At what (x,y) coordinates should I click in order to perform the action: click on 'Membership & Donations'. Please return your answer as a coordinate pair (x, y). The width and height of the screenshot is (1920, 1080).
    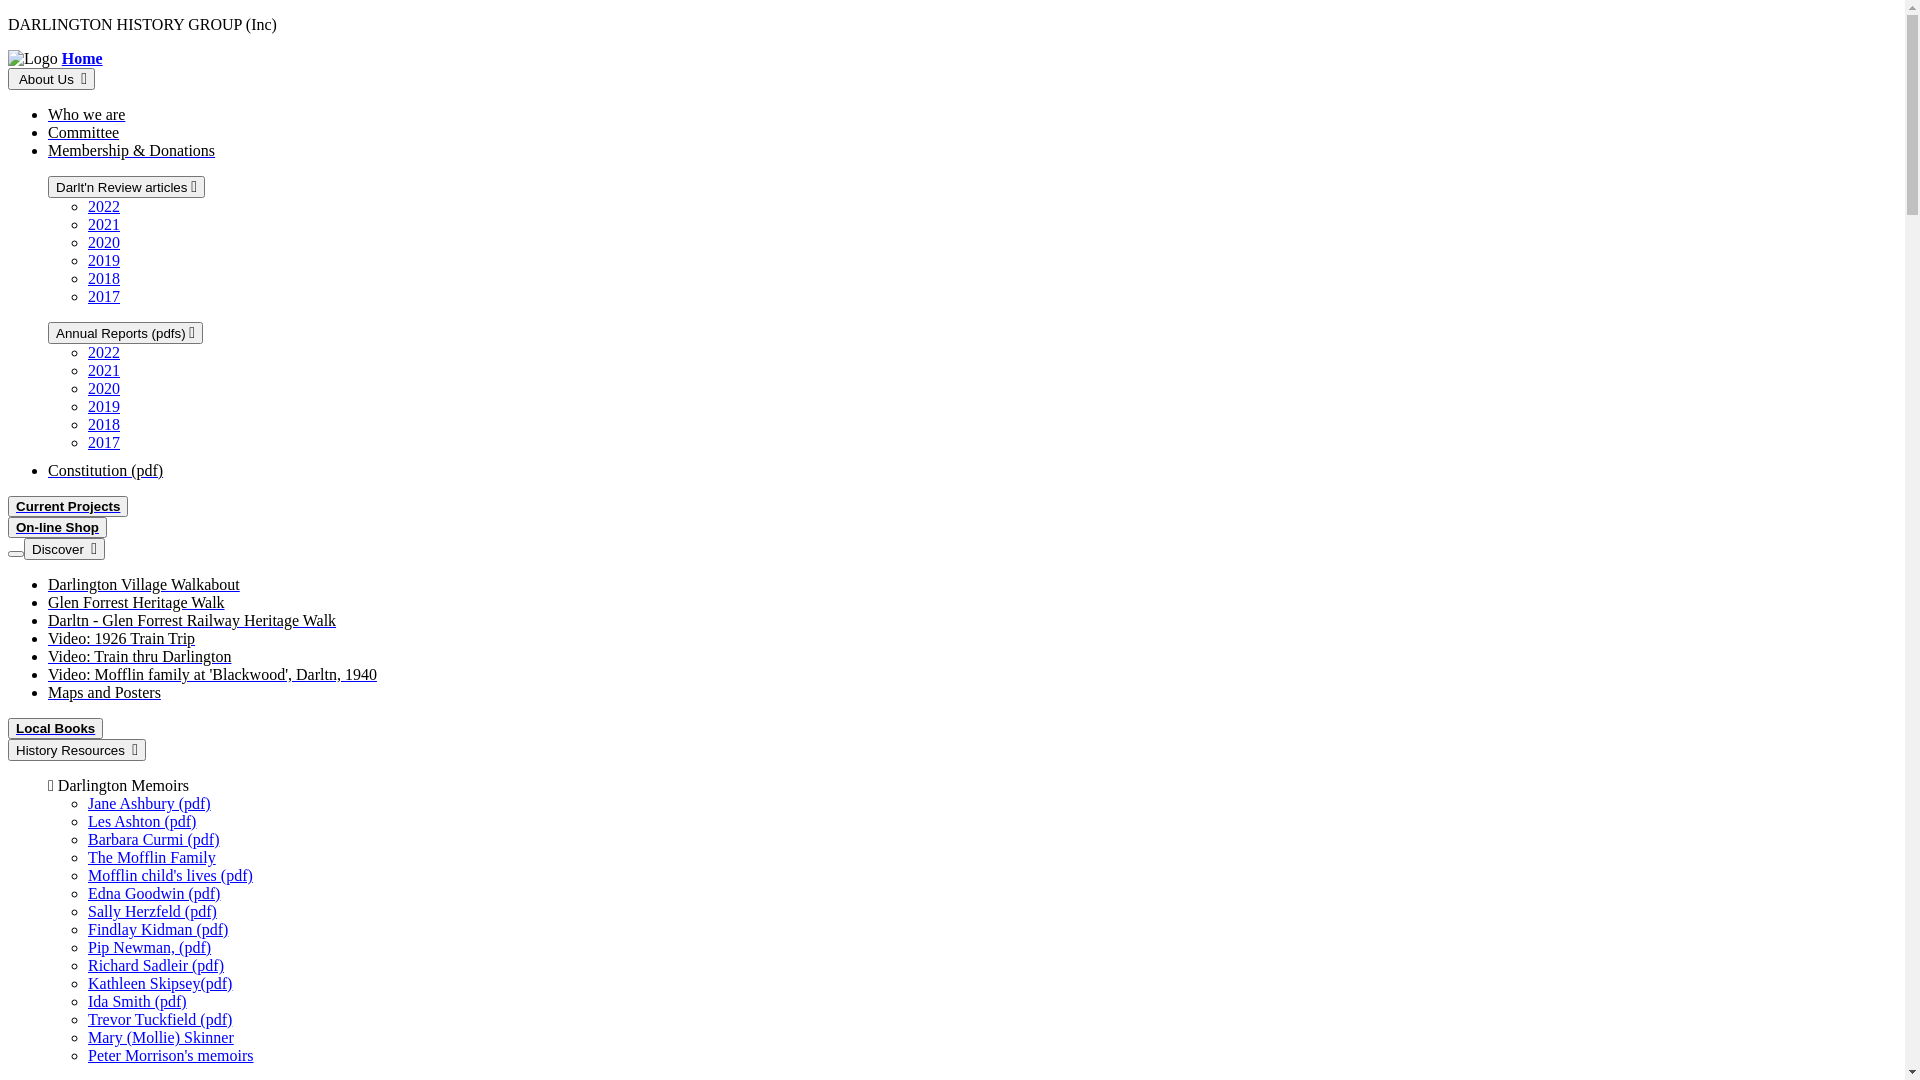
    Looking at the image, I should click on (130, 149).